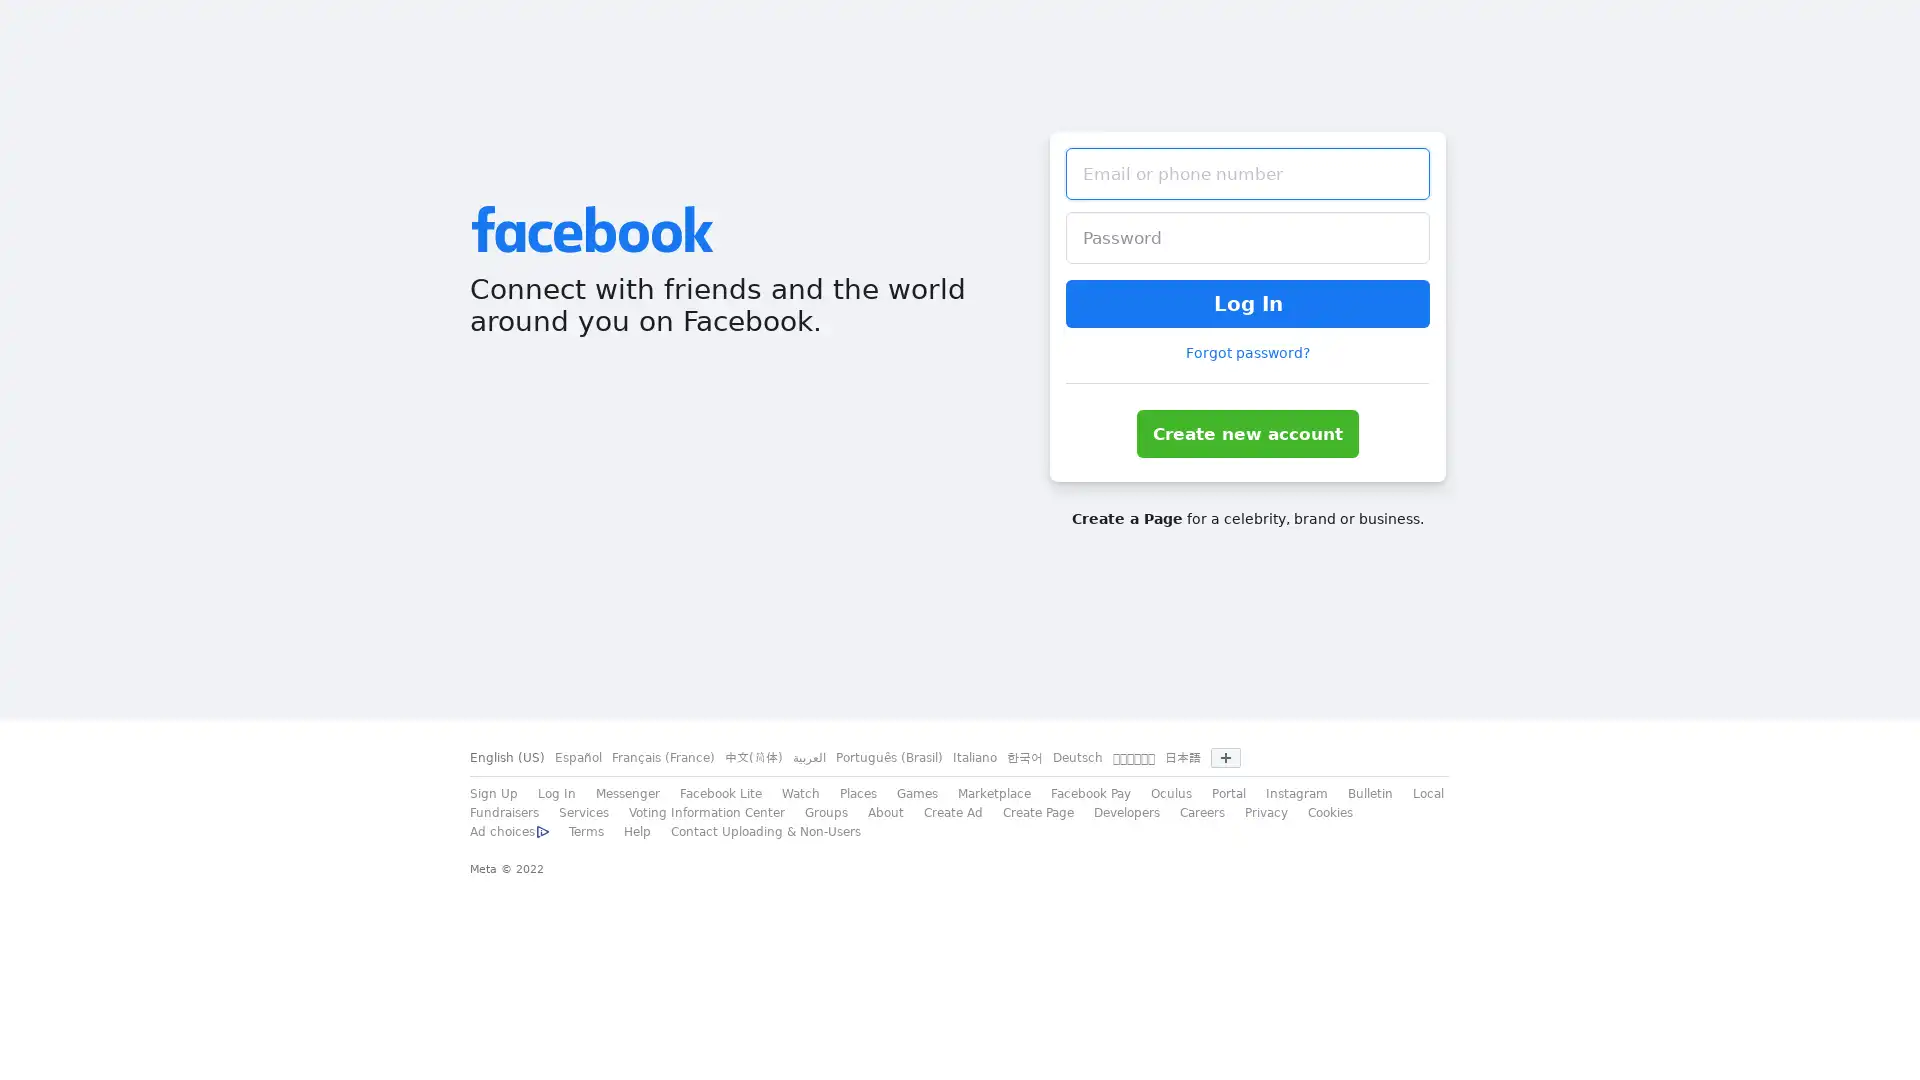 The height and width of the screenshot is (1080, 1920). What do you see at coordinates (1247, 304) in the screenshot?
I see `Log In` at bounding box center [1247, 304].